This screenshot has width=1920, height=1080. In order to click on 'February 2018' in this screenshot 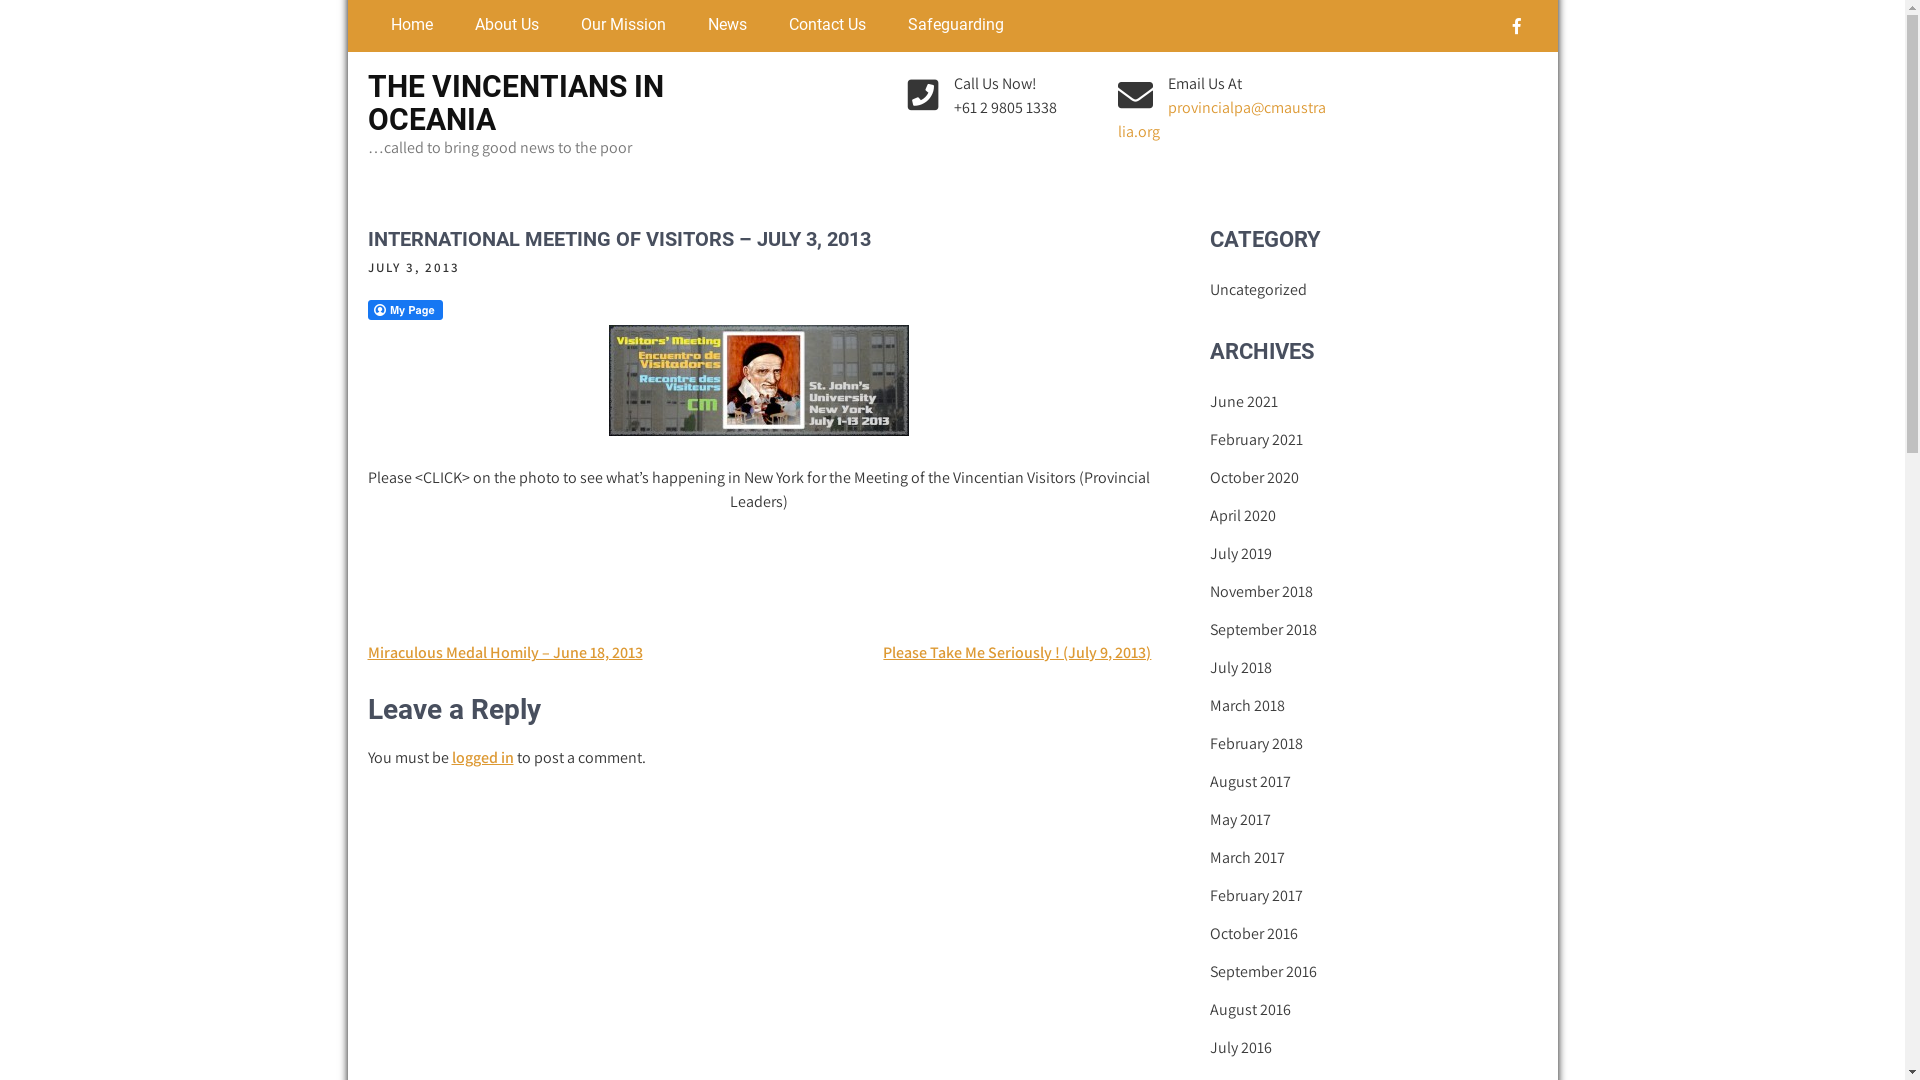, I will do `click(1208, 744)`.